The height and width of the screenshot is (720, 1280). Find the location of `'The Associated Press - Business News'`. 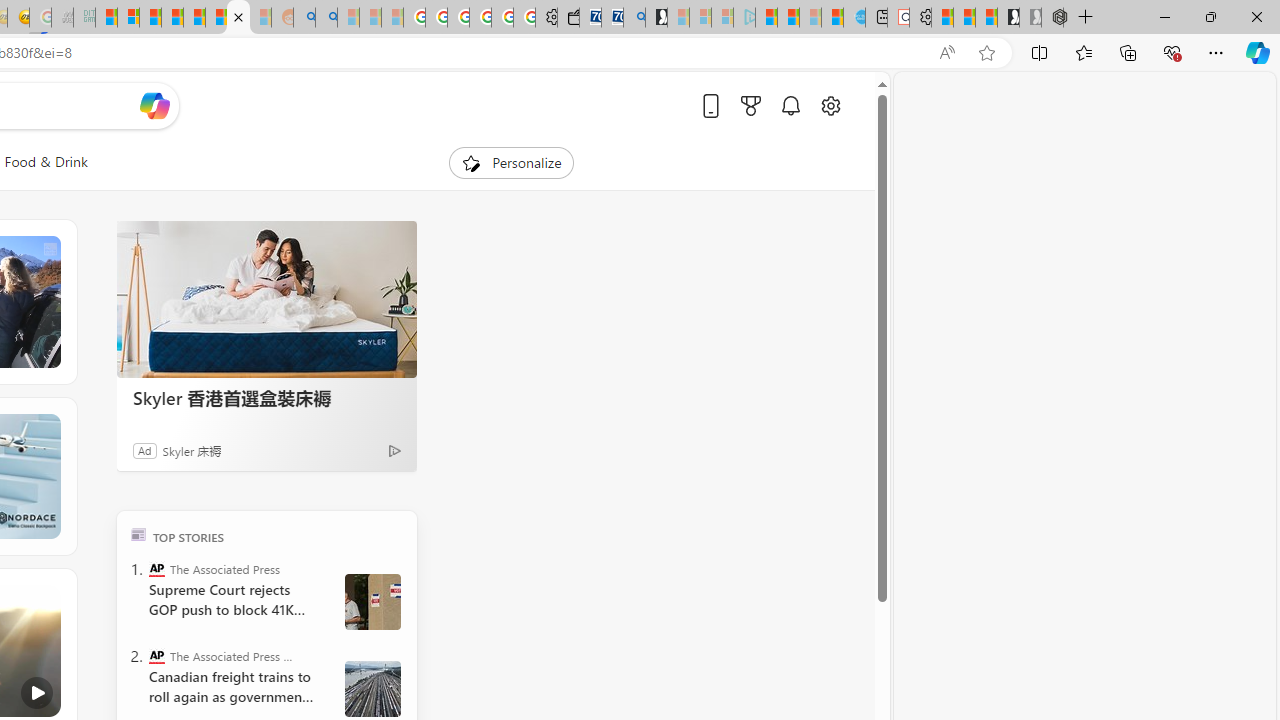

'The Associated Press - Business News' is located at coordinates (155, 655).